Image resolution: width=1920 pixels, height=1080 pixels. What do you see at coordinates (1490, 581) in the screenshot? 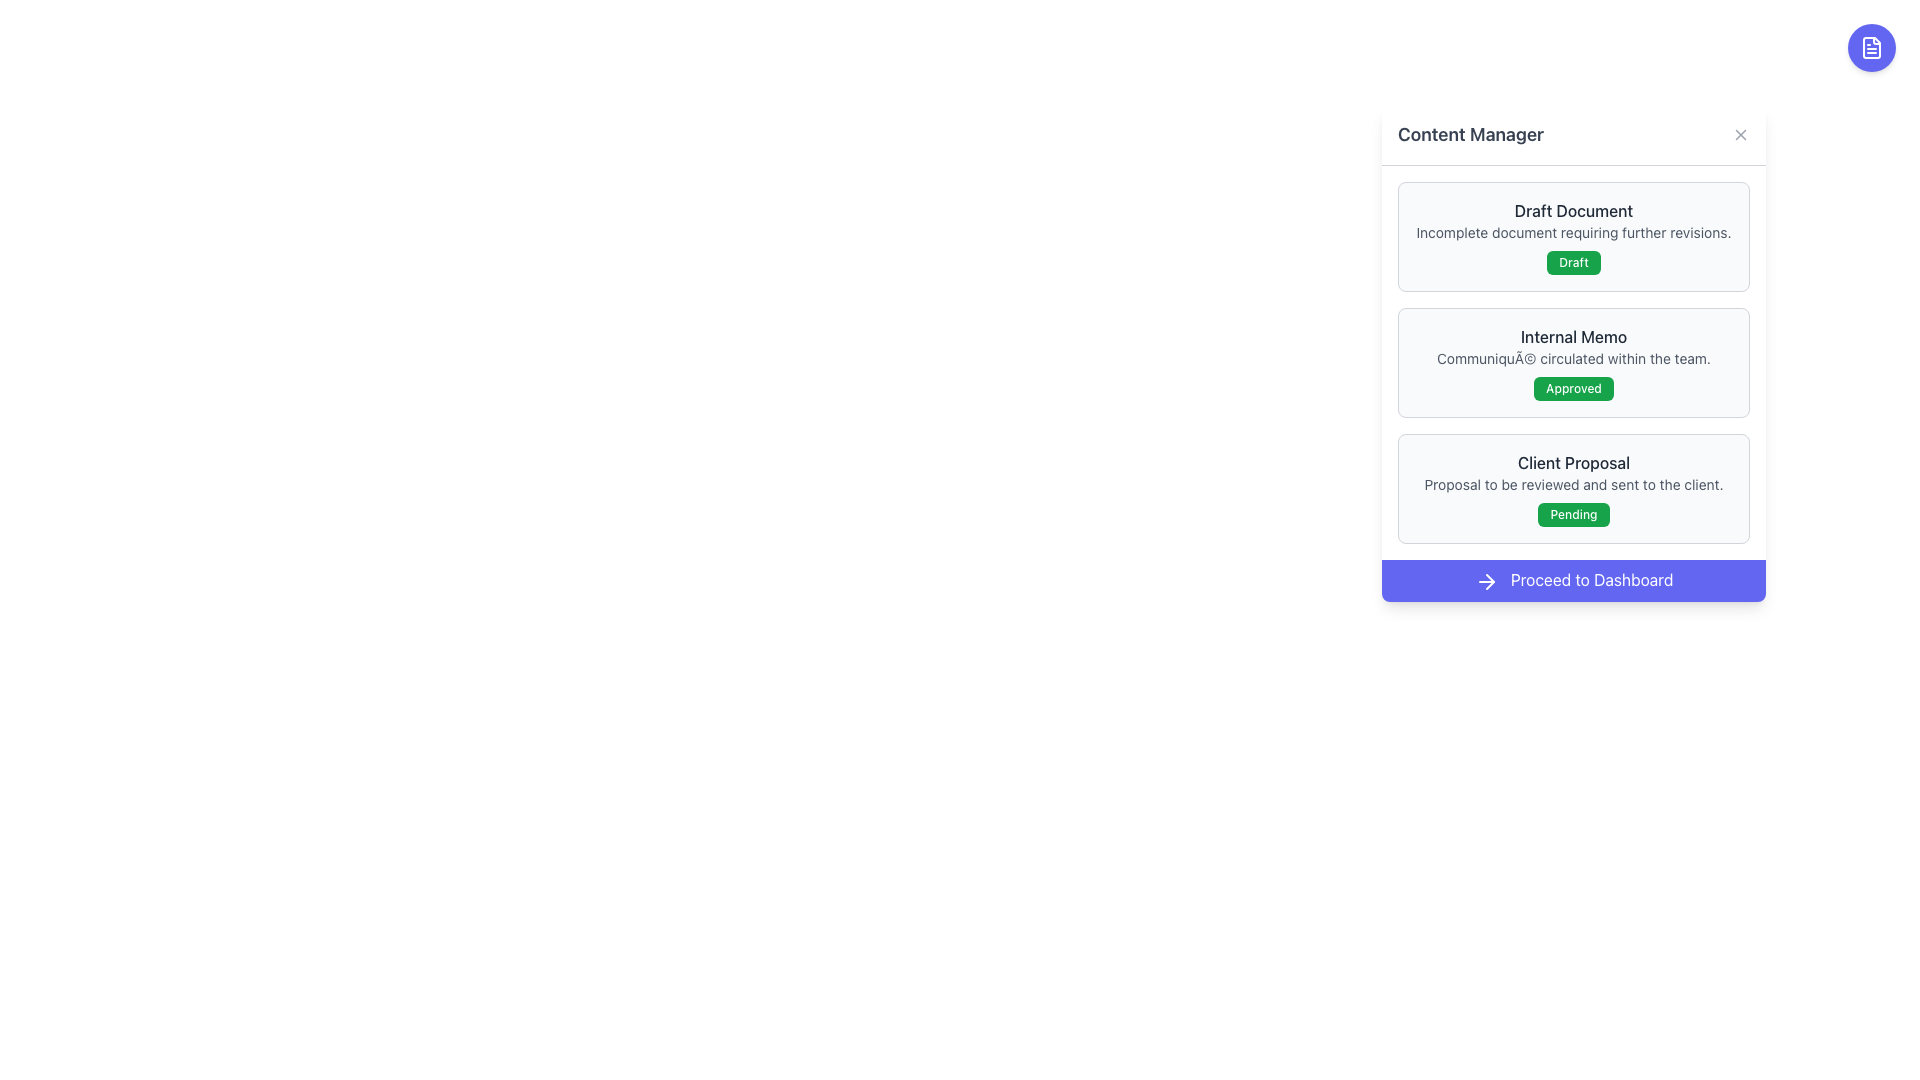
I see `the right-facing arrow icon located in the bottom bar, positioned to the left of the 'Proceed to Dashboard' button, which serves as a navigational element` at bounding box center [1490, 581].